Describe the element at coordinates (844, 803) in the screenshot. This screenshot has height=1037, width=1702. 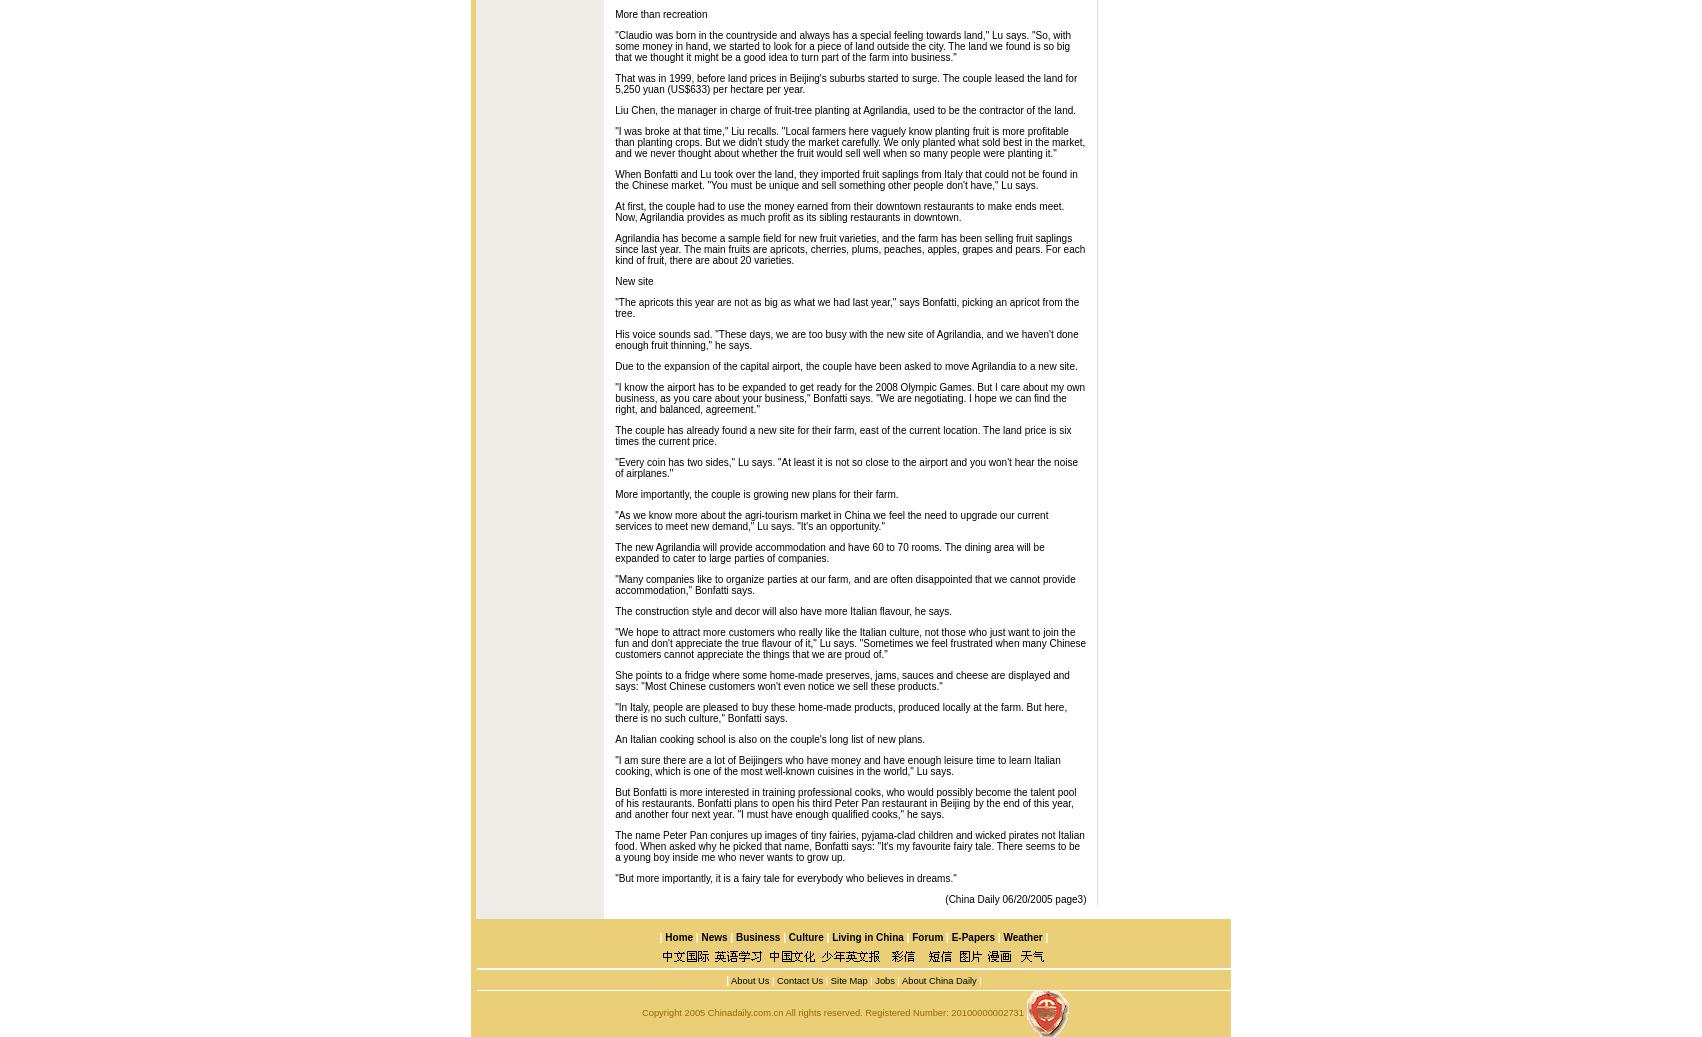
I see `'But Bonfatti is more interested in training professional cooks, who would possibly become the talent pool of his restaurants. Bonfatti plans to open his third Peter Pan restaurant in Beijing by the end of this year, and another four next year. "I must have enough qualified cooks," he says.'` at that location.